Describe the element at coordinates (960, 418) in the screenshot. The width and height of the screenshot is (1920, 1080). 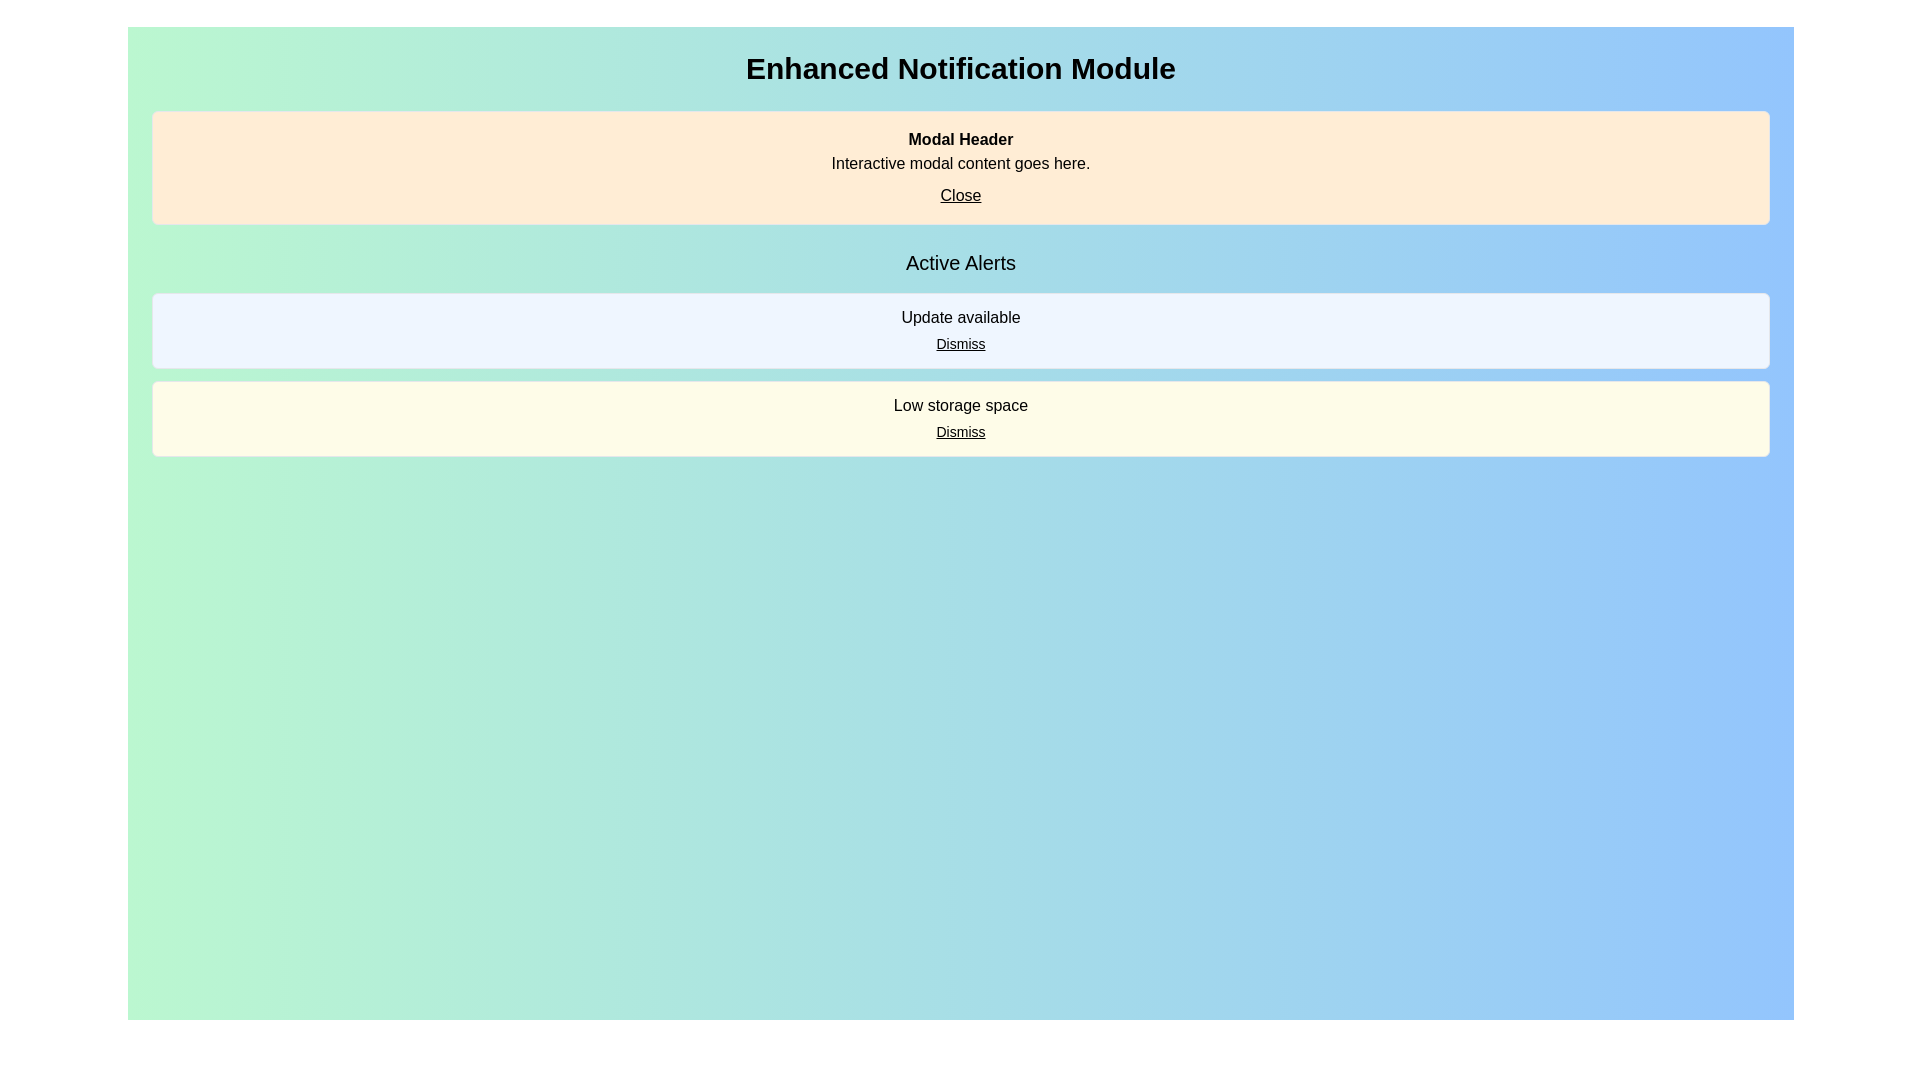
I see `the second notification card in the 'Active Alerts' section, which alerts the user about low storage space` at that location.